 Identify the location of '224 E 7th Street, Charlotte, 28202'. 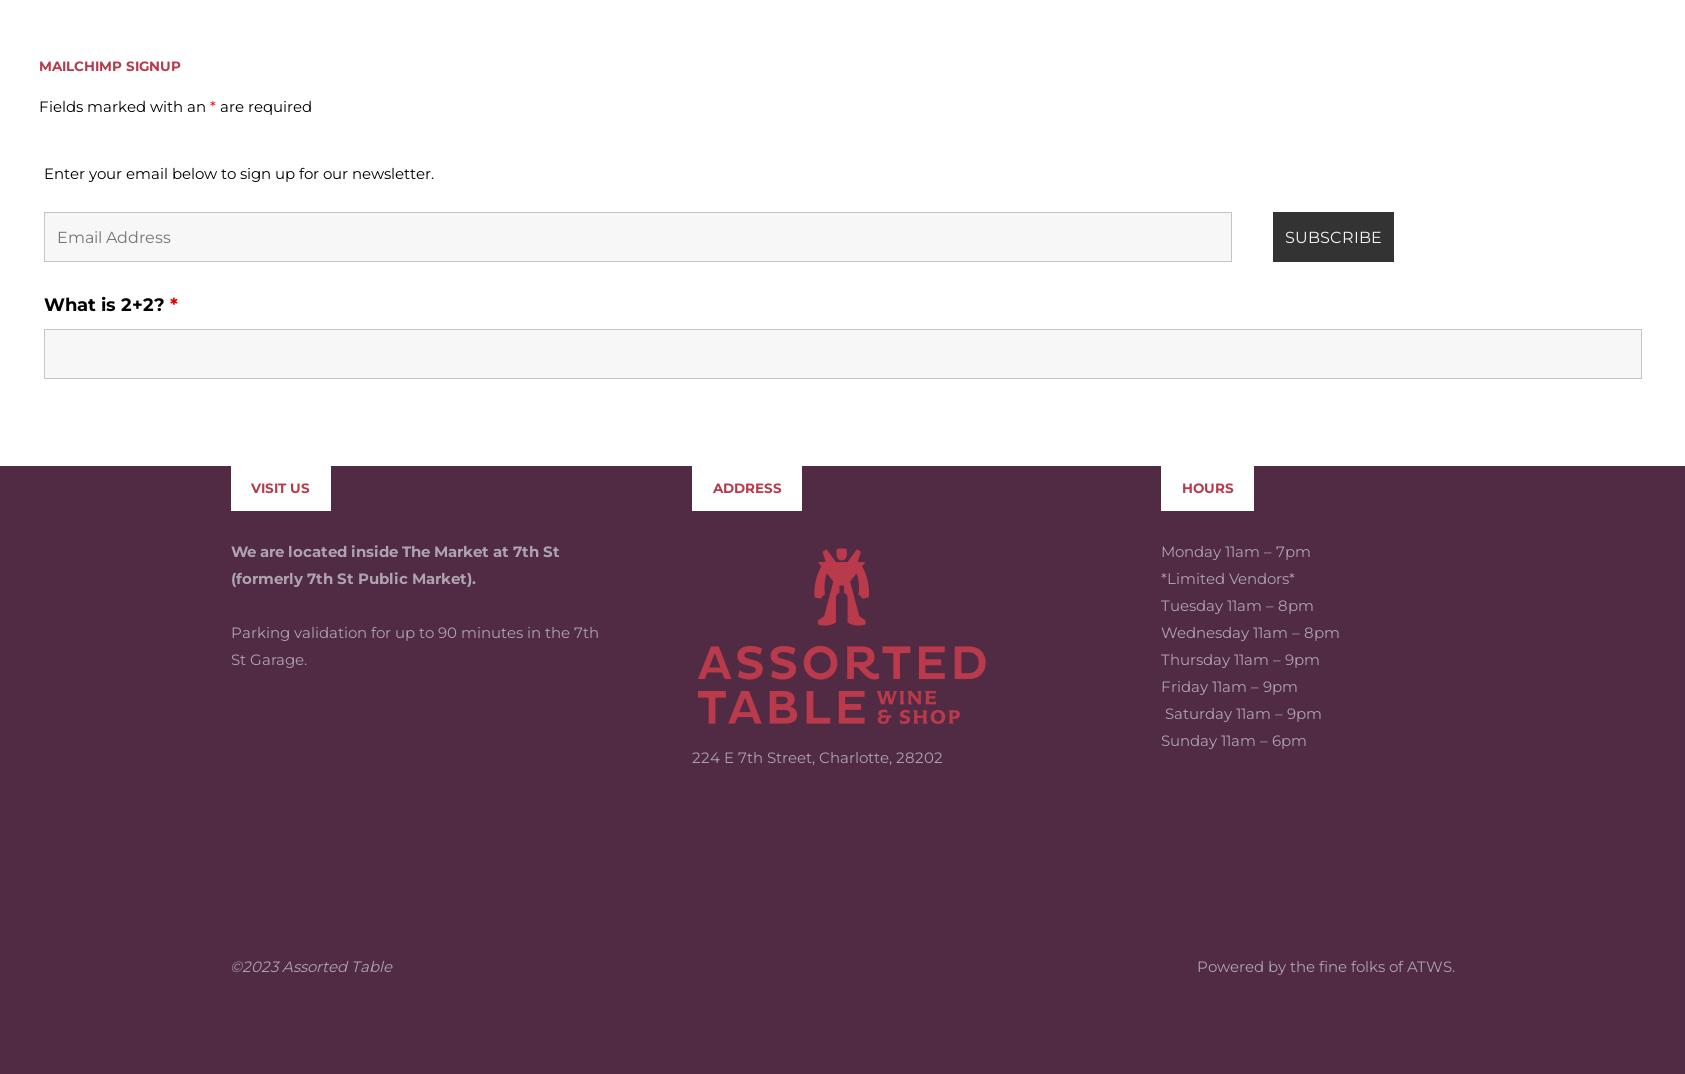
(691, 611).